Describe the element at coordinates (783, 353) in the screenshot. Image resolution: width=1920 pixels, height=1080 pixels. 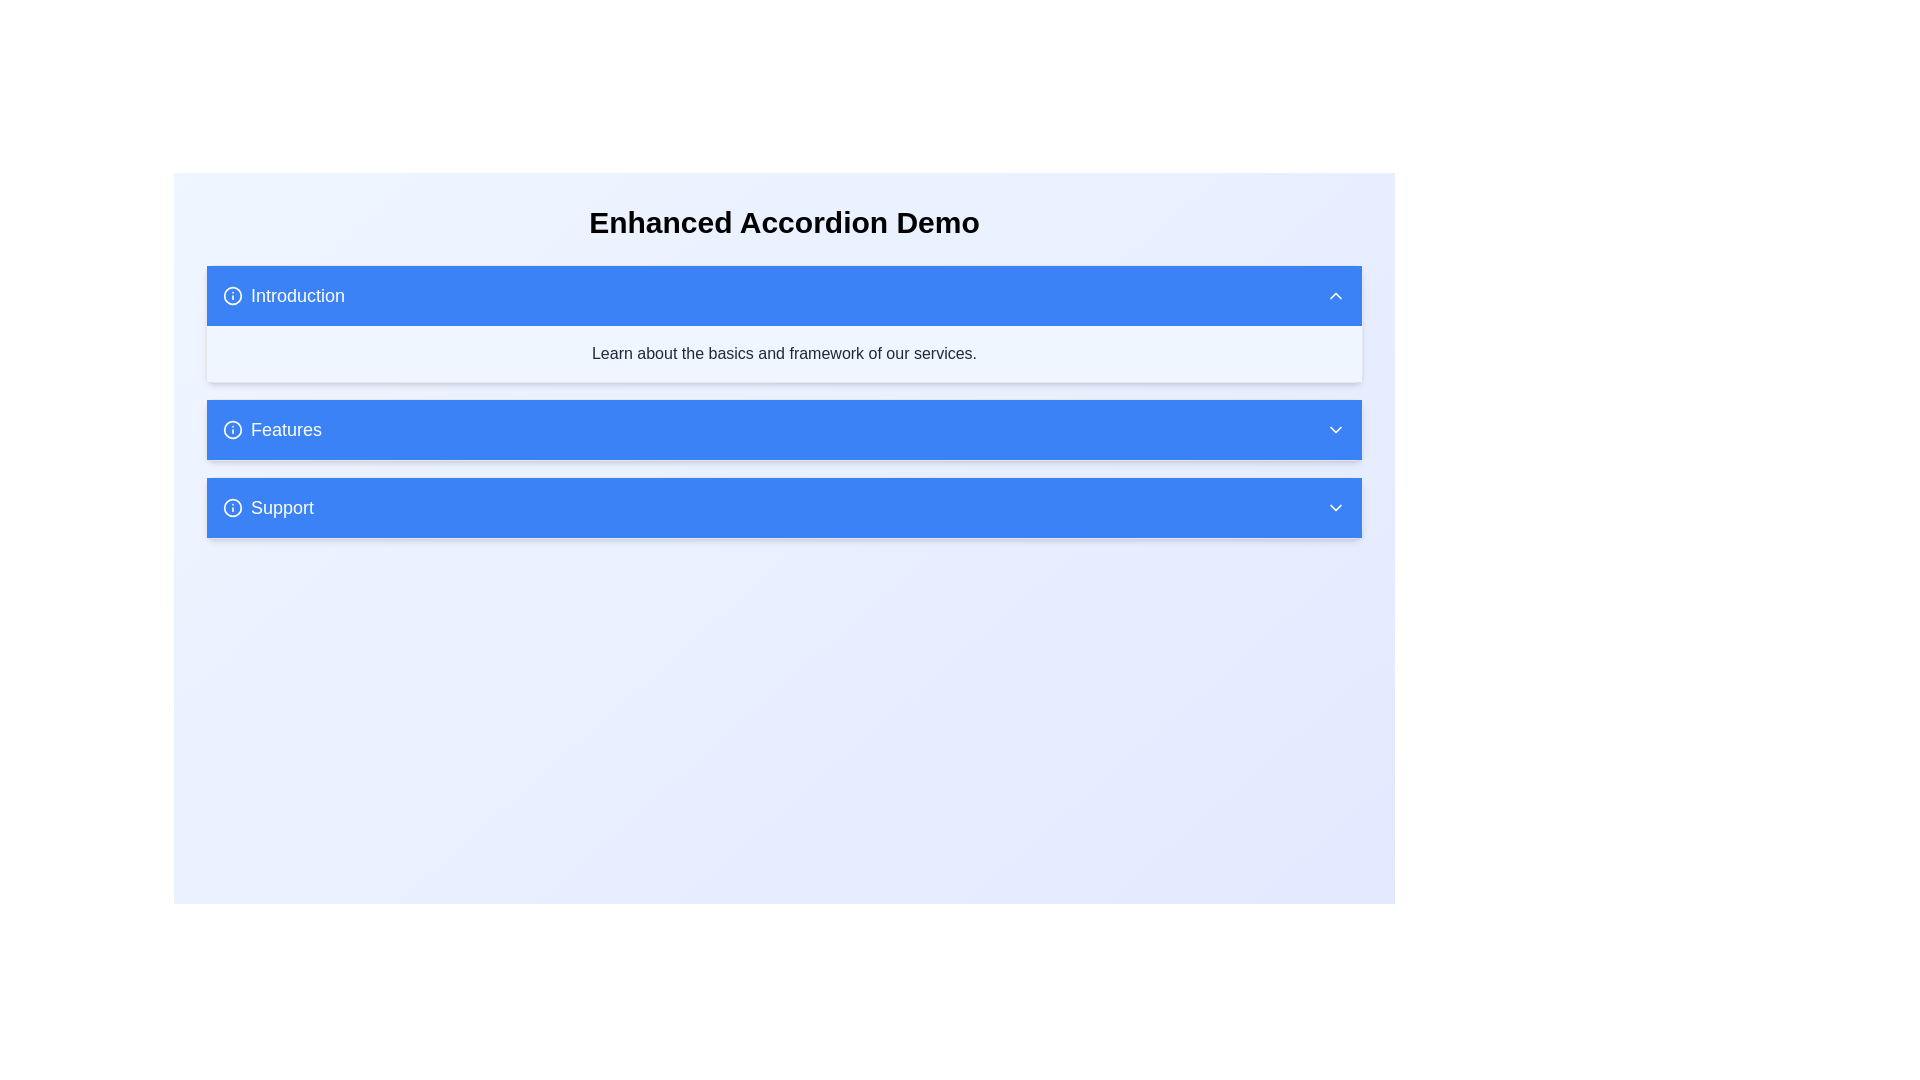
I see `the text label displaying 'Learn about the basics and framework of our services.' located beneath the 'Introduction' section header` at that location.